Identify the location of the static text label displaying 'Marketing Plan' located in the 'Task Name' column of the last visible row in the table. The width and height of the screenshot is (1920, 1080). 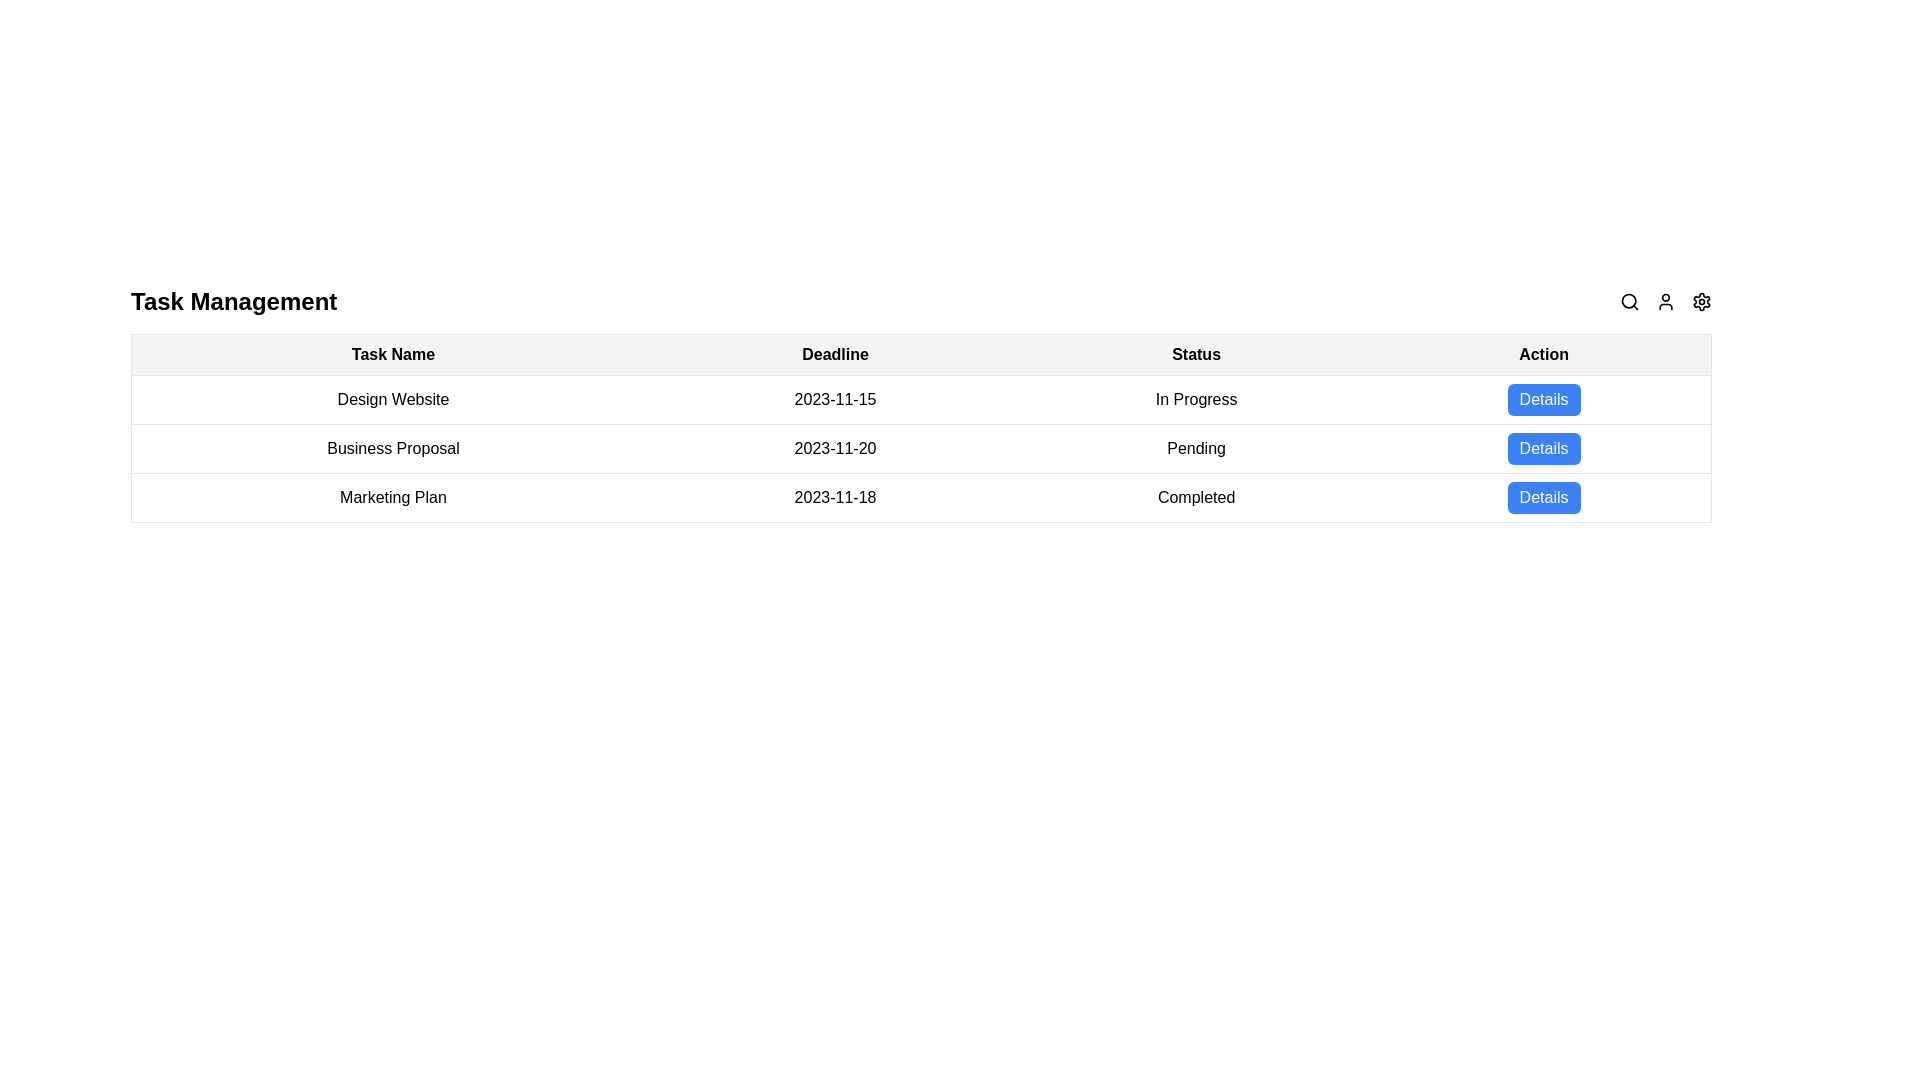
(393, 496).